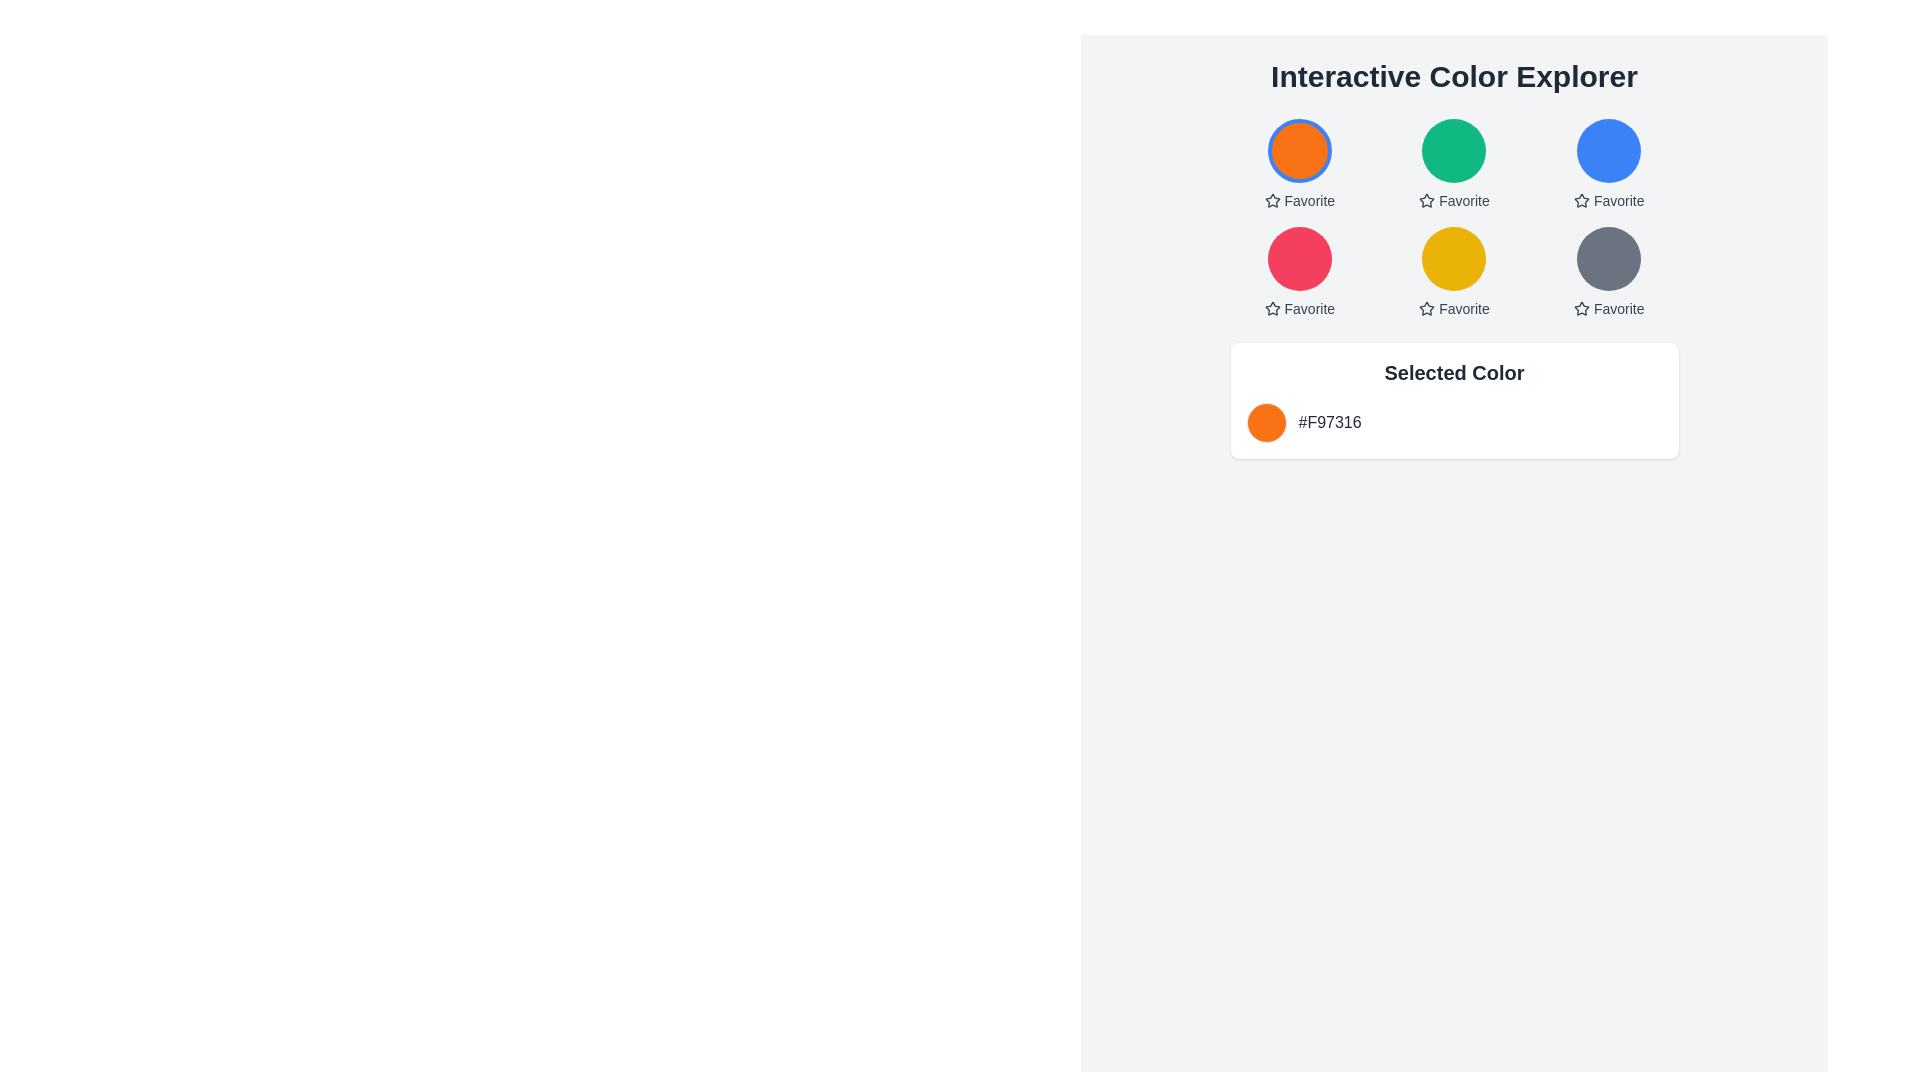 This screenshot has height=1080, width=1920. Describe the element at coordinates (1426, 200) in the screenshot. I see `the Star icon located beneath the green circular color indicator, which indicates a 'Favorite' or 'Rating' for the associated color` at that location.